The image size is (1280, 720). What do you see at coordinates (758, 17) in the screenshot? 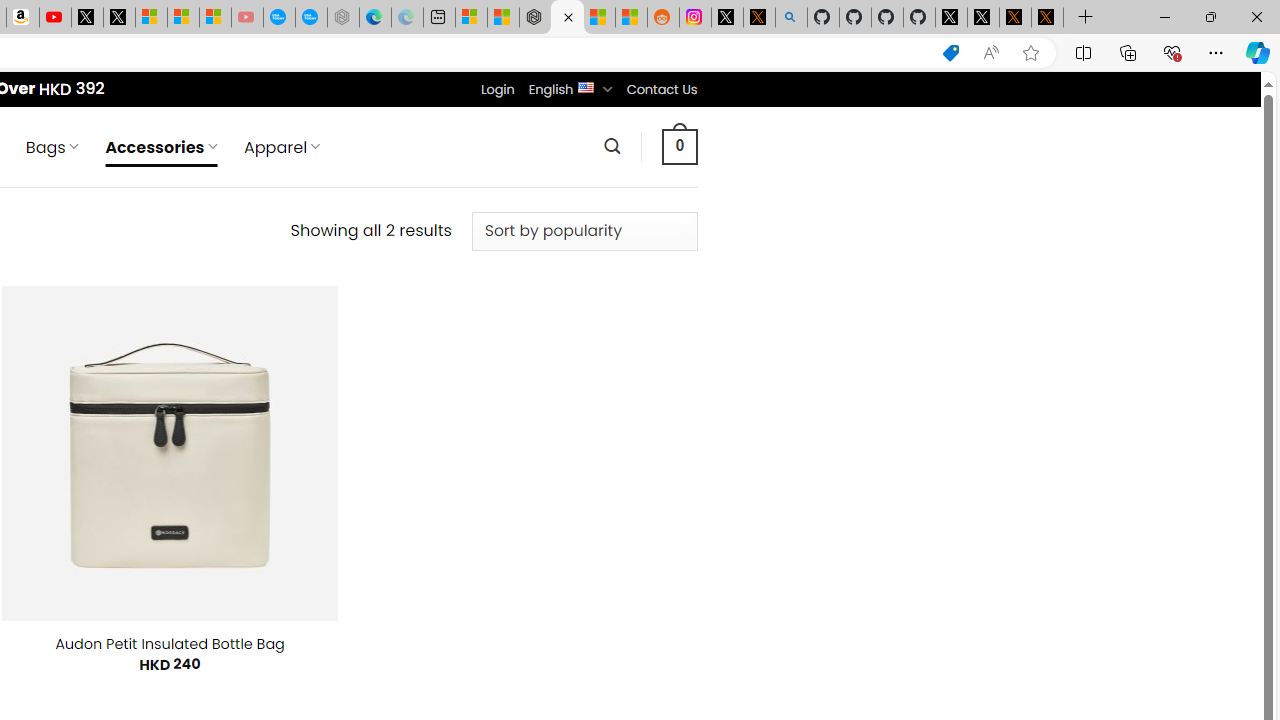
I see `'help.x.com | 524: A timeout occurred'` at bounding box center [758, 17].